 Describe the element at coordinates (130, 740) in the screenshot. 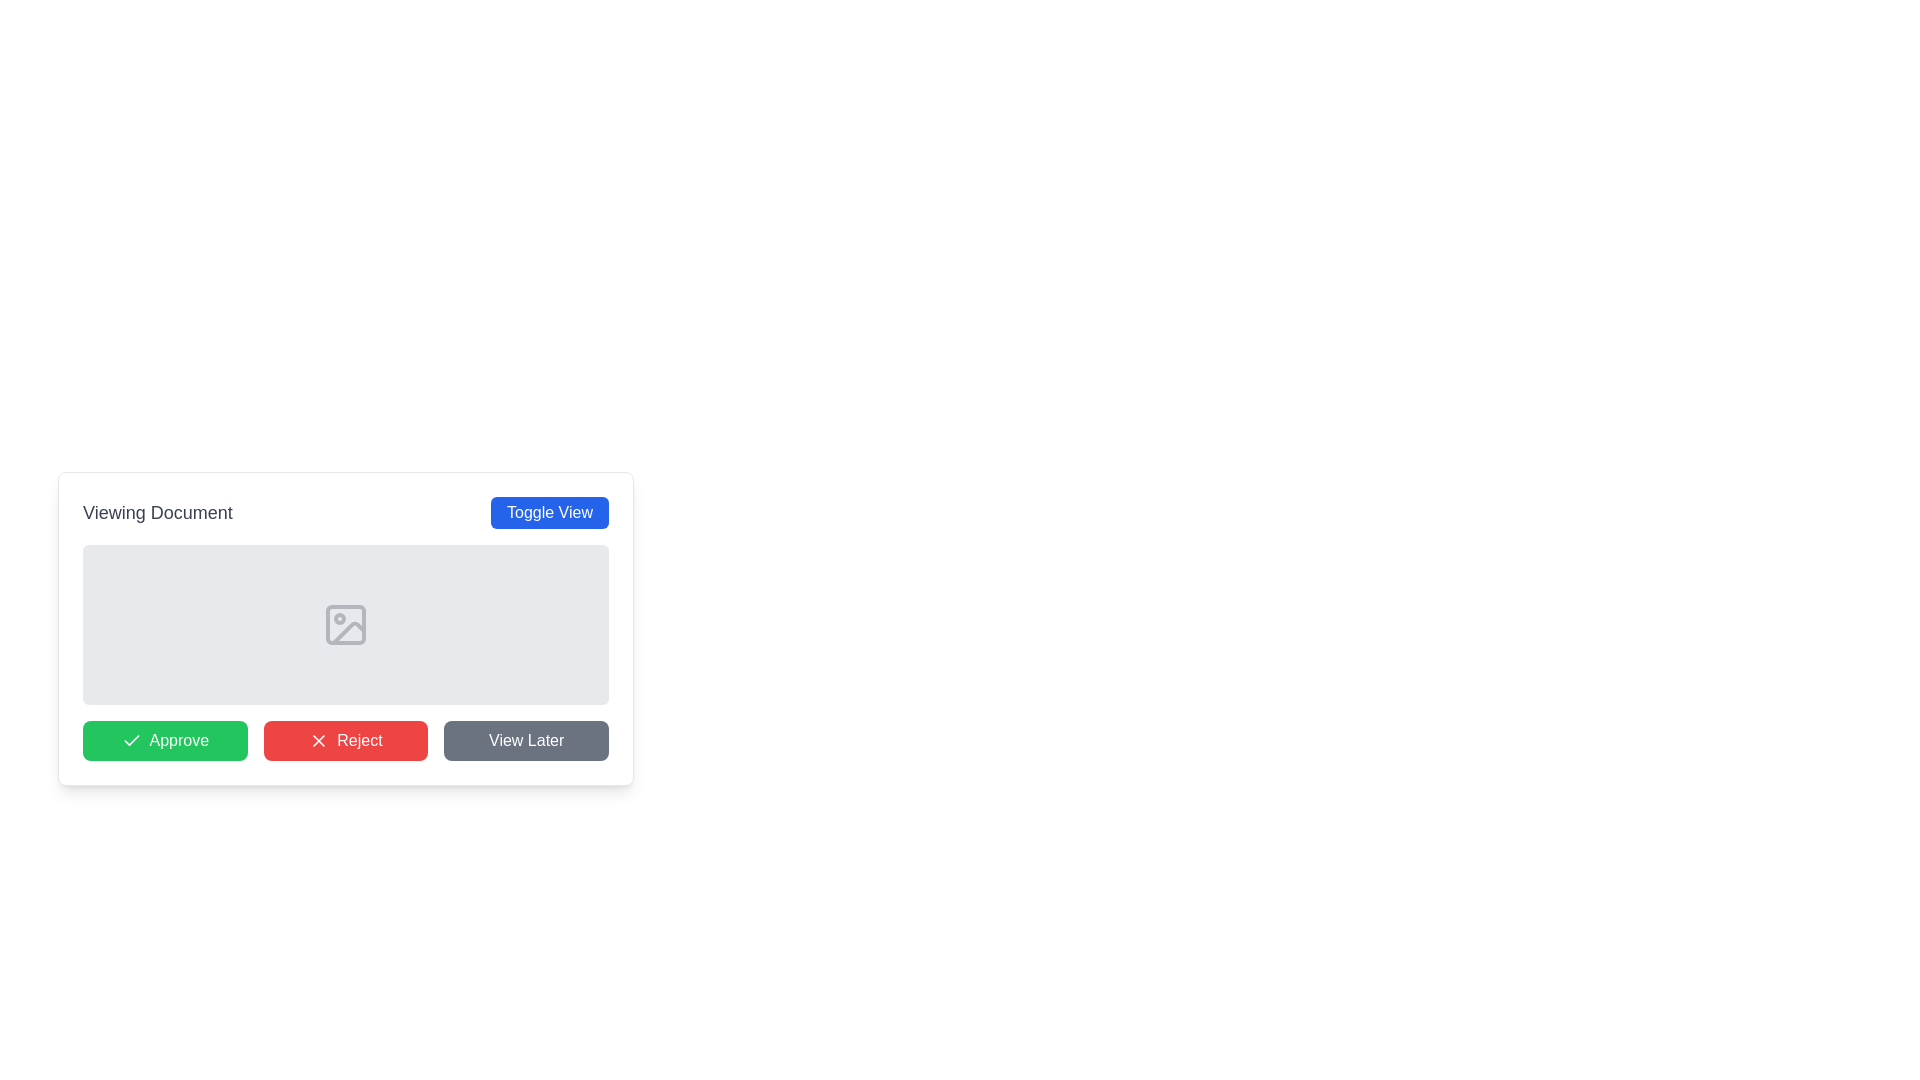

I see `the checkmark icon within the green 'Approve' button located at the bottom-left corner of the pop-up modal interface` at that location.